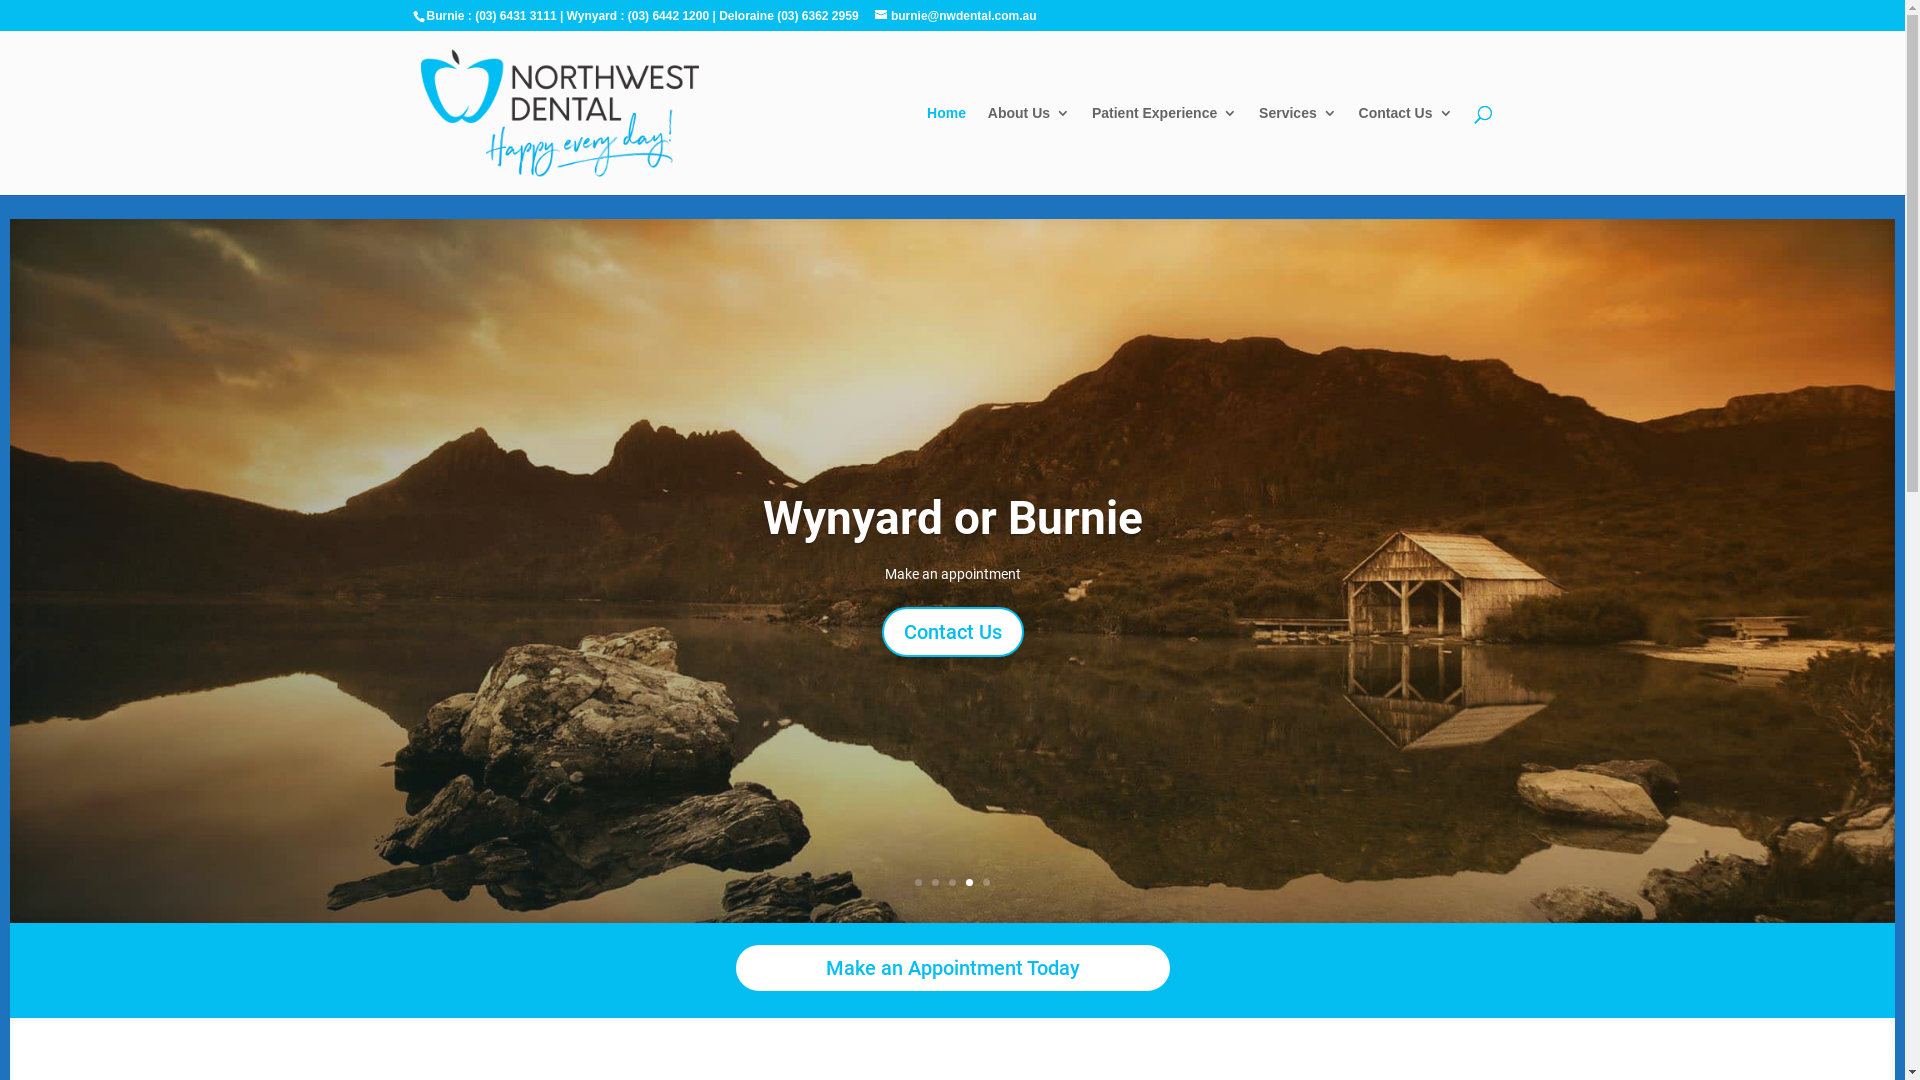  I want to click on '5', so click(986, 881).